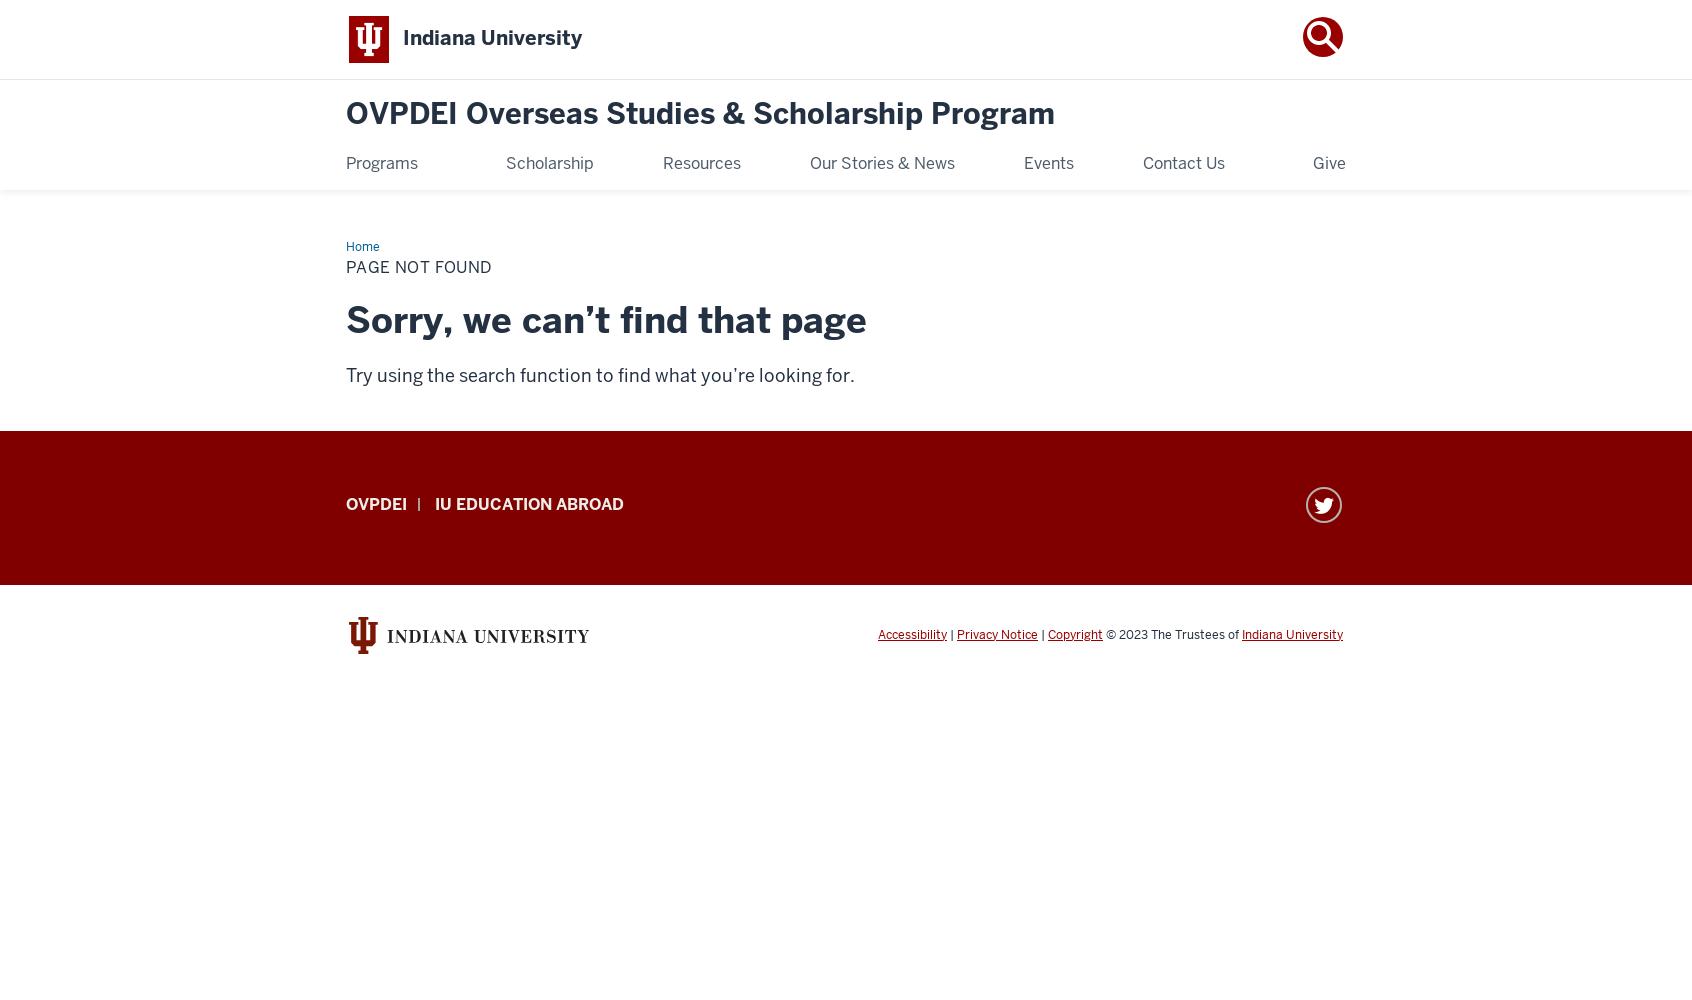 The width and height of the screenshot is (1692, 1000). I want to click on 'Try using the search function to find what you’re looking for.', so click(599, 373).